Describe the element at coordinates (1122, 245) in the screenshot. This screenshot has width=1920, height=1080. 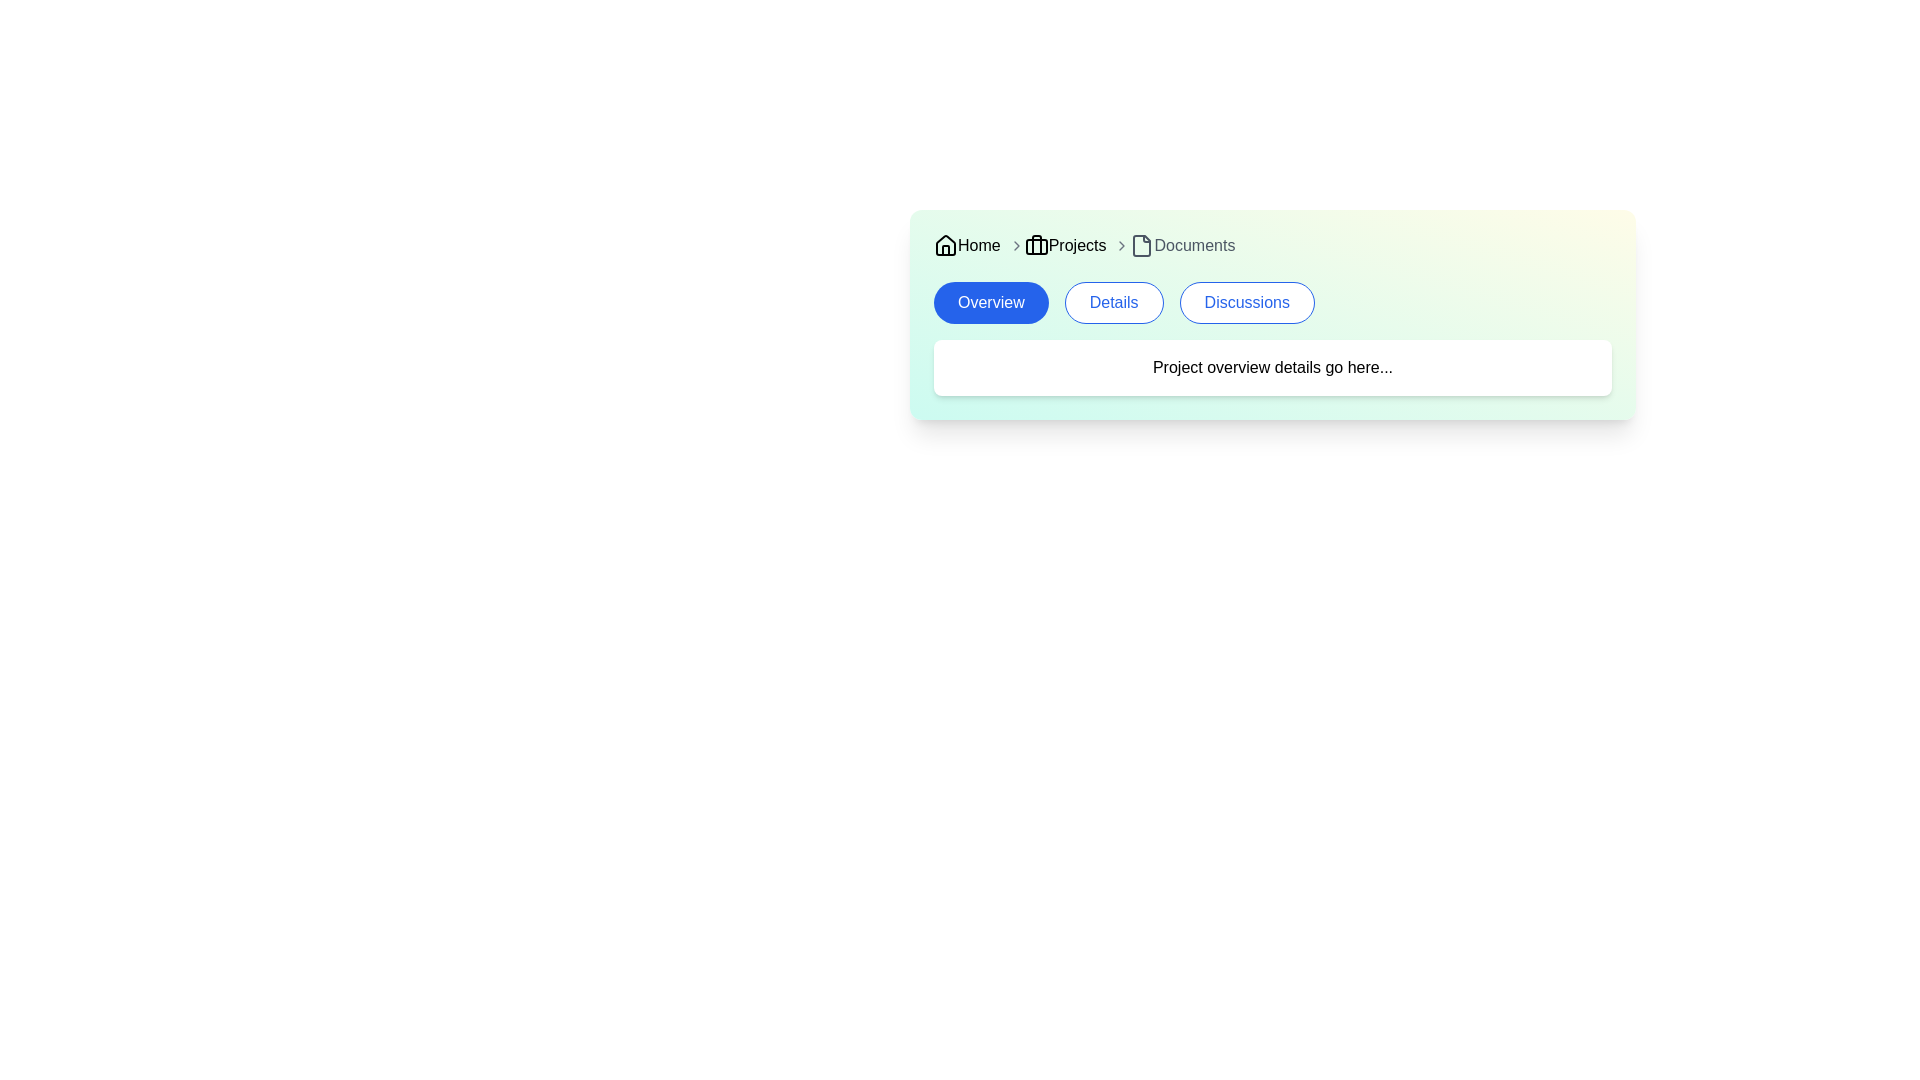
I see `the Rightward-Pointing Chevron Separator Icon located in the breadcrumb navigation bar between 'Projects' and 'Documents'` at that location.